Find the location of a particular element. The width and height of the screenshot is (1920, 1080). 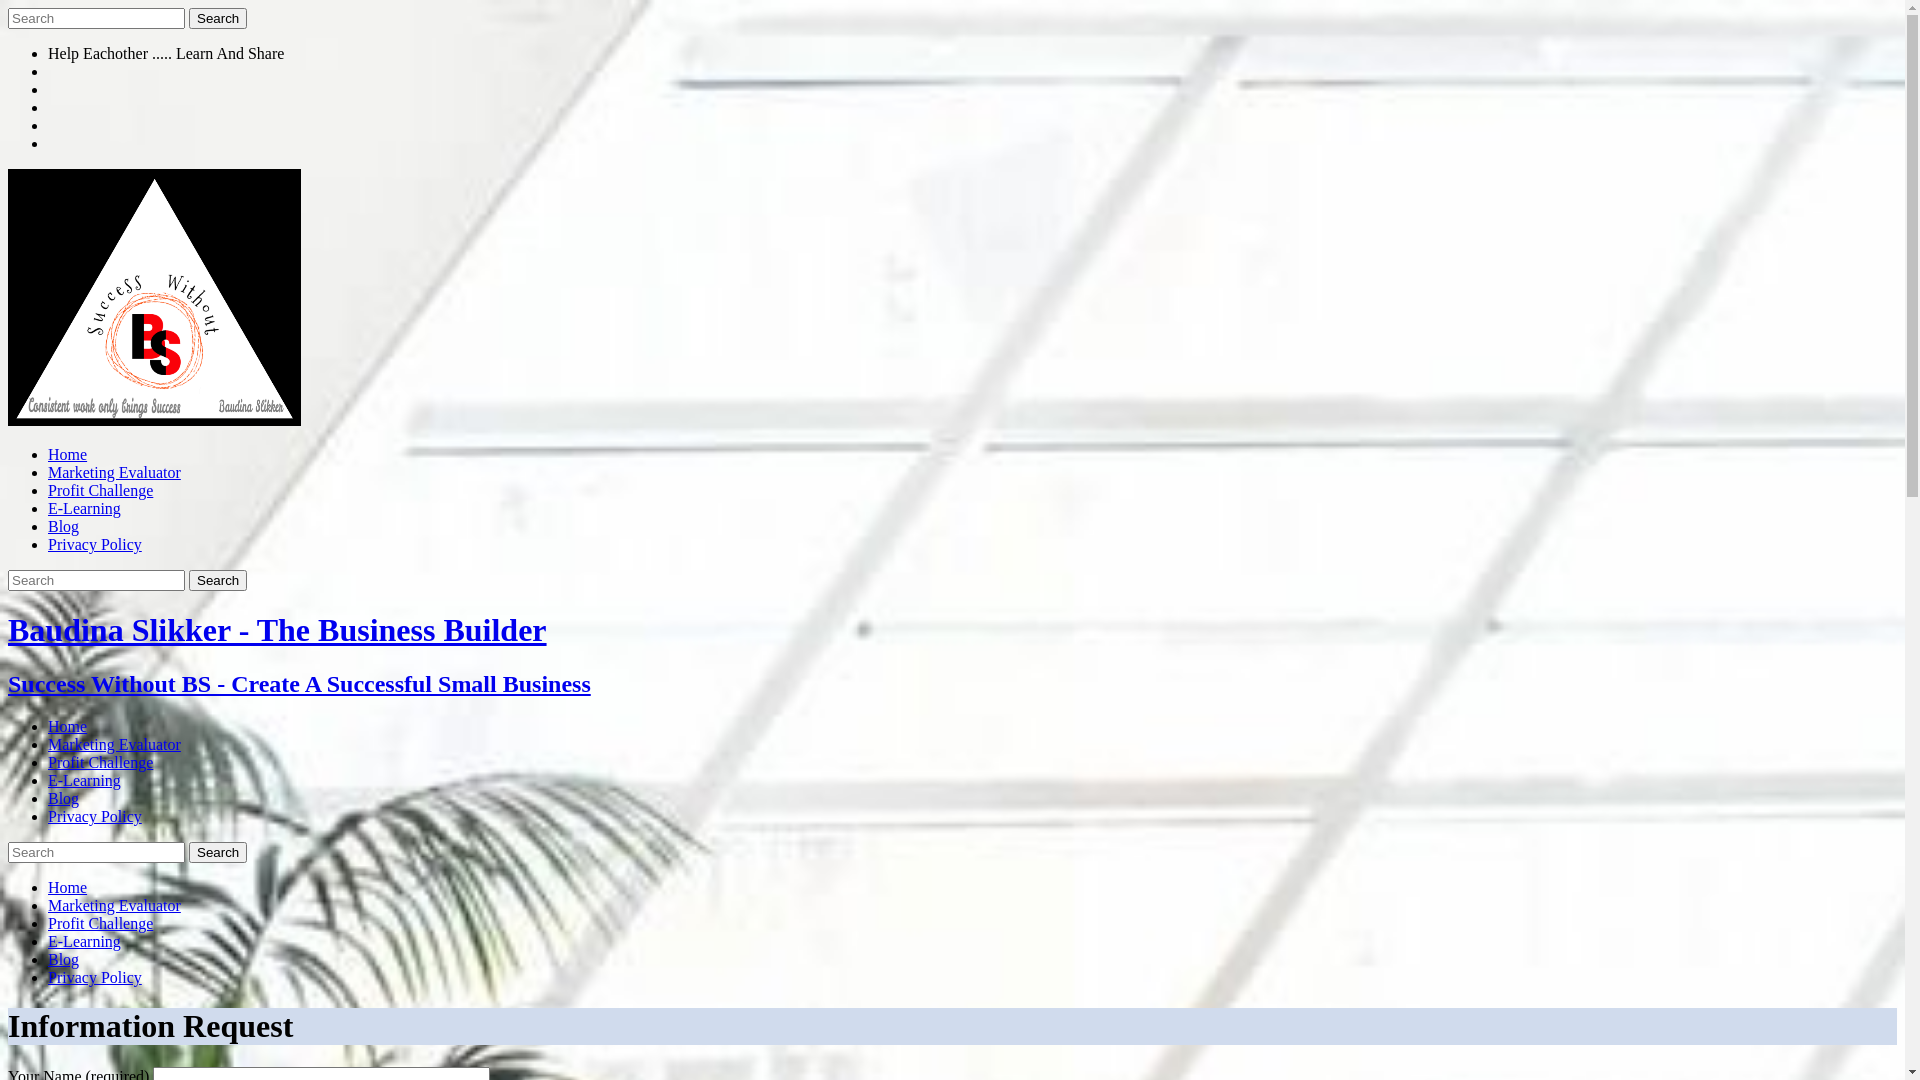

'E-Learning' is located at coordinates (83, 779).